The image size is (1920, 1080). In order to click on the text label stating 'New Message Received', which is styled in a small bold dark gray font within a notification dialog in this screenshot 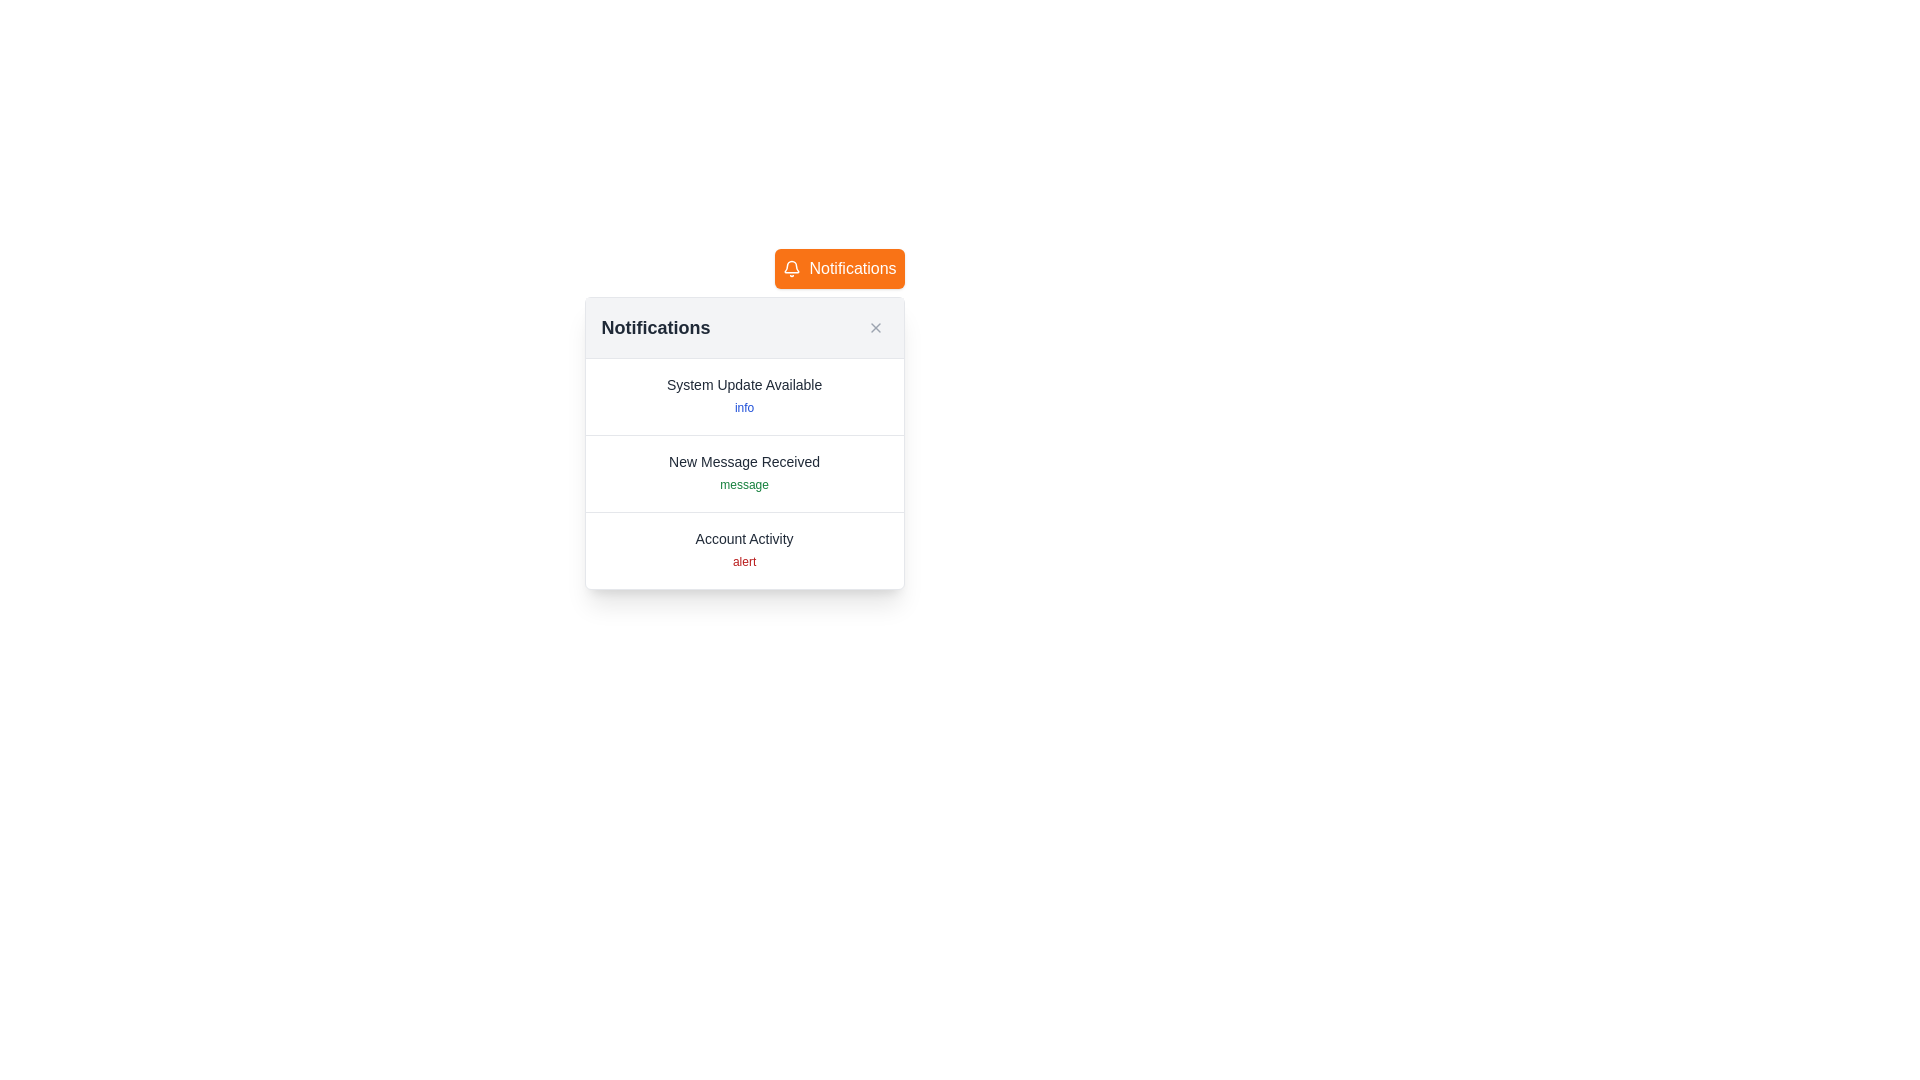, I will do `click(743, 462)`.